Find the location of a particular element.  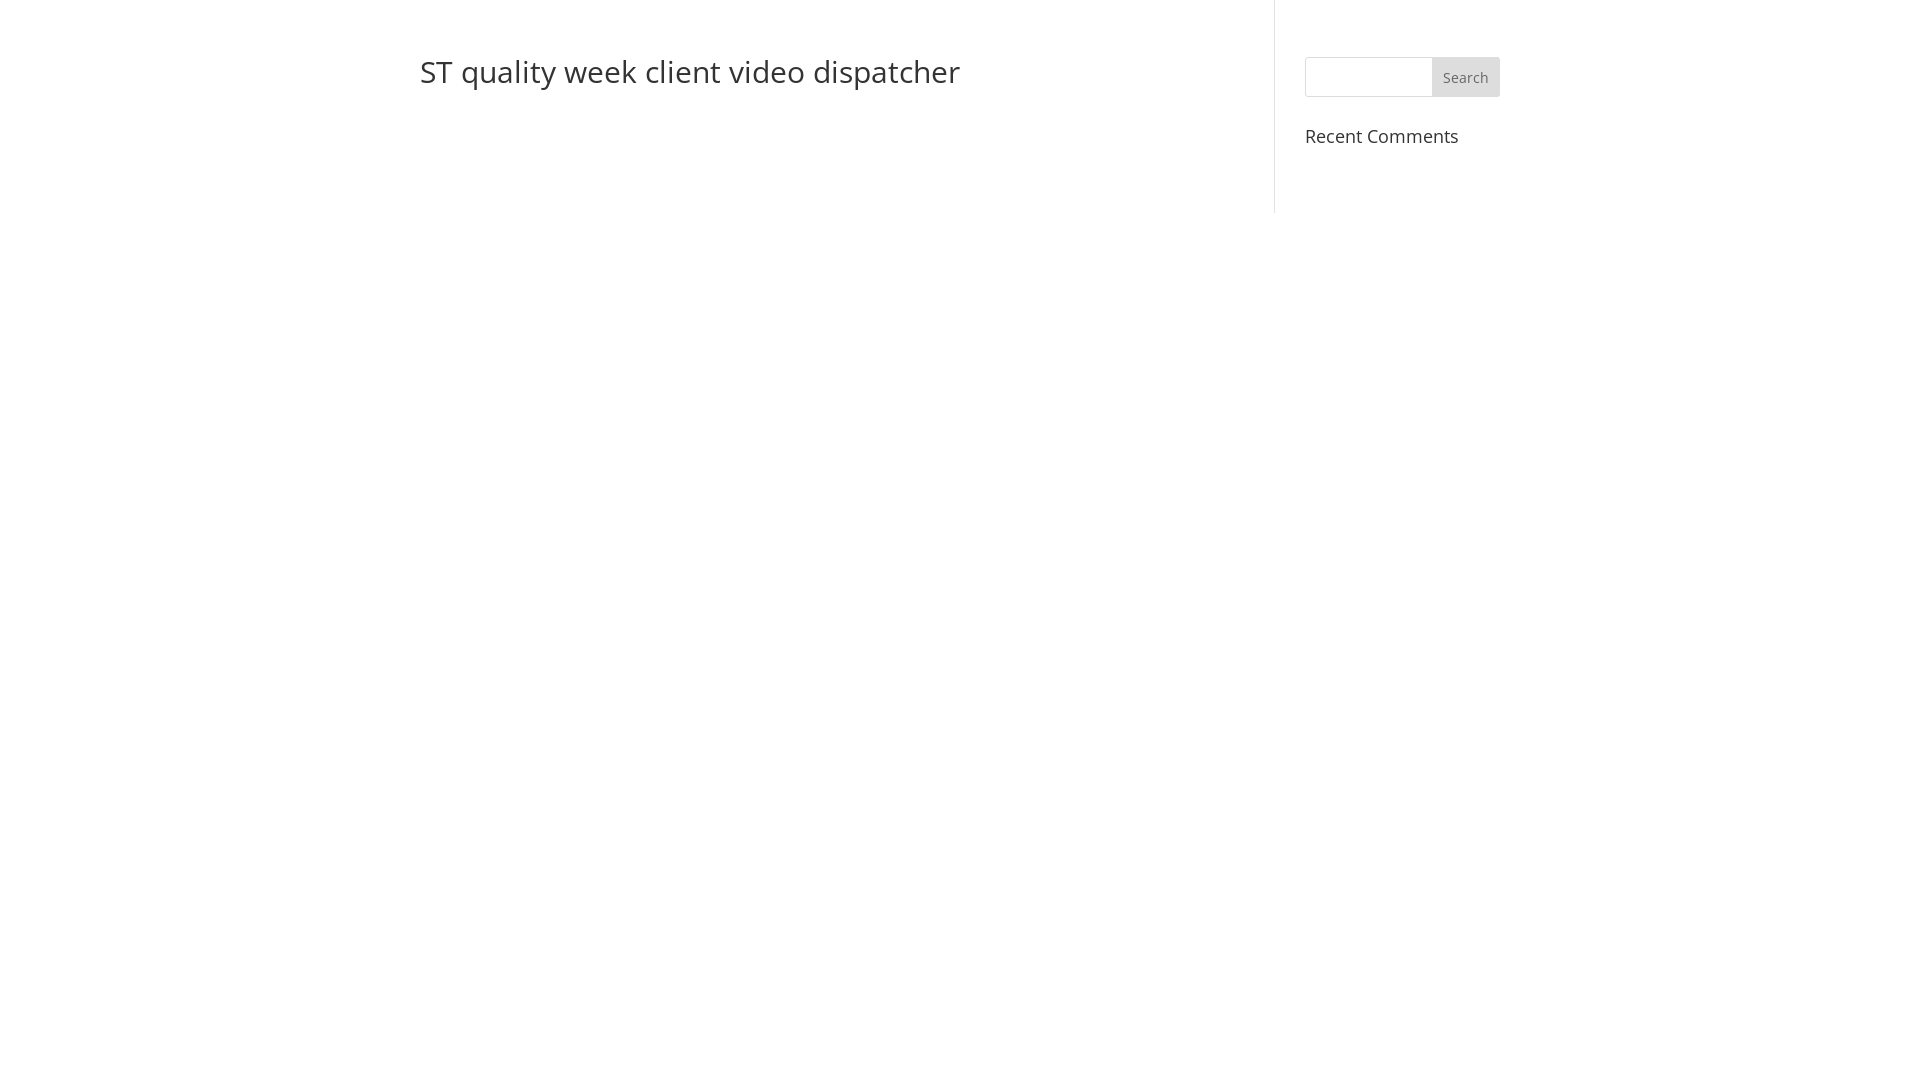

'Search' is located at coordinates (1465, 76).